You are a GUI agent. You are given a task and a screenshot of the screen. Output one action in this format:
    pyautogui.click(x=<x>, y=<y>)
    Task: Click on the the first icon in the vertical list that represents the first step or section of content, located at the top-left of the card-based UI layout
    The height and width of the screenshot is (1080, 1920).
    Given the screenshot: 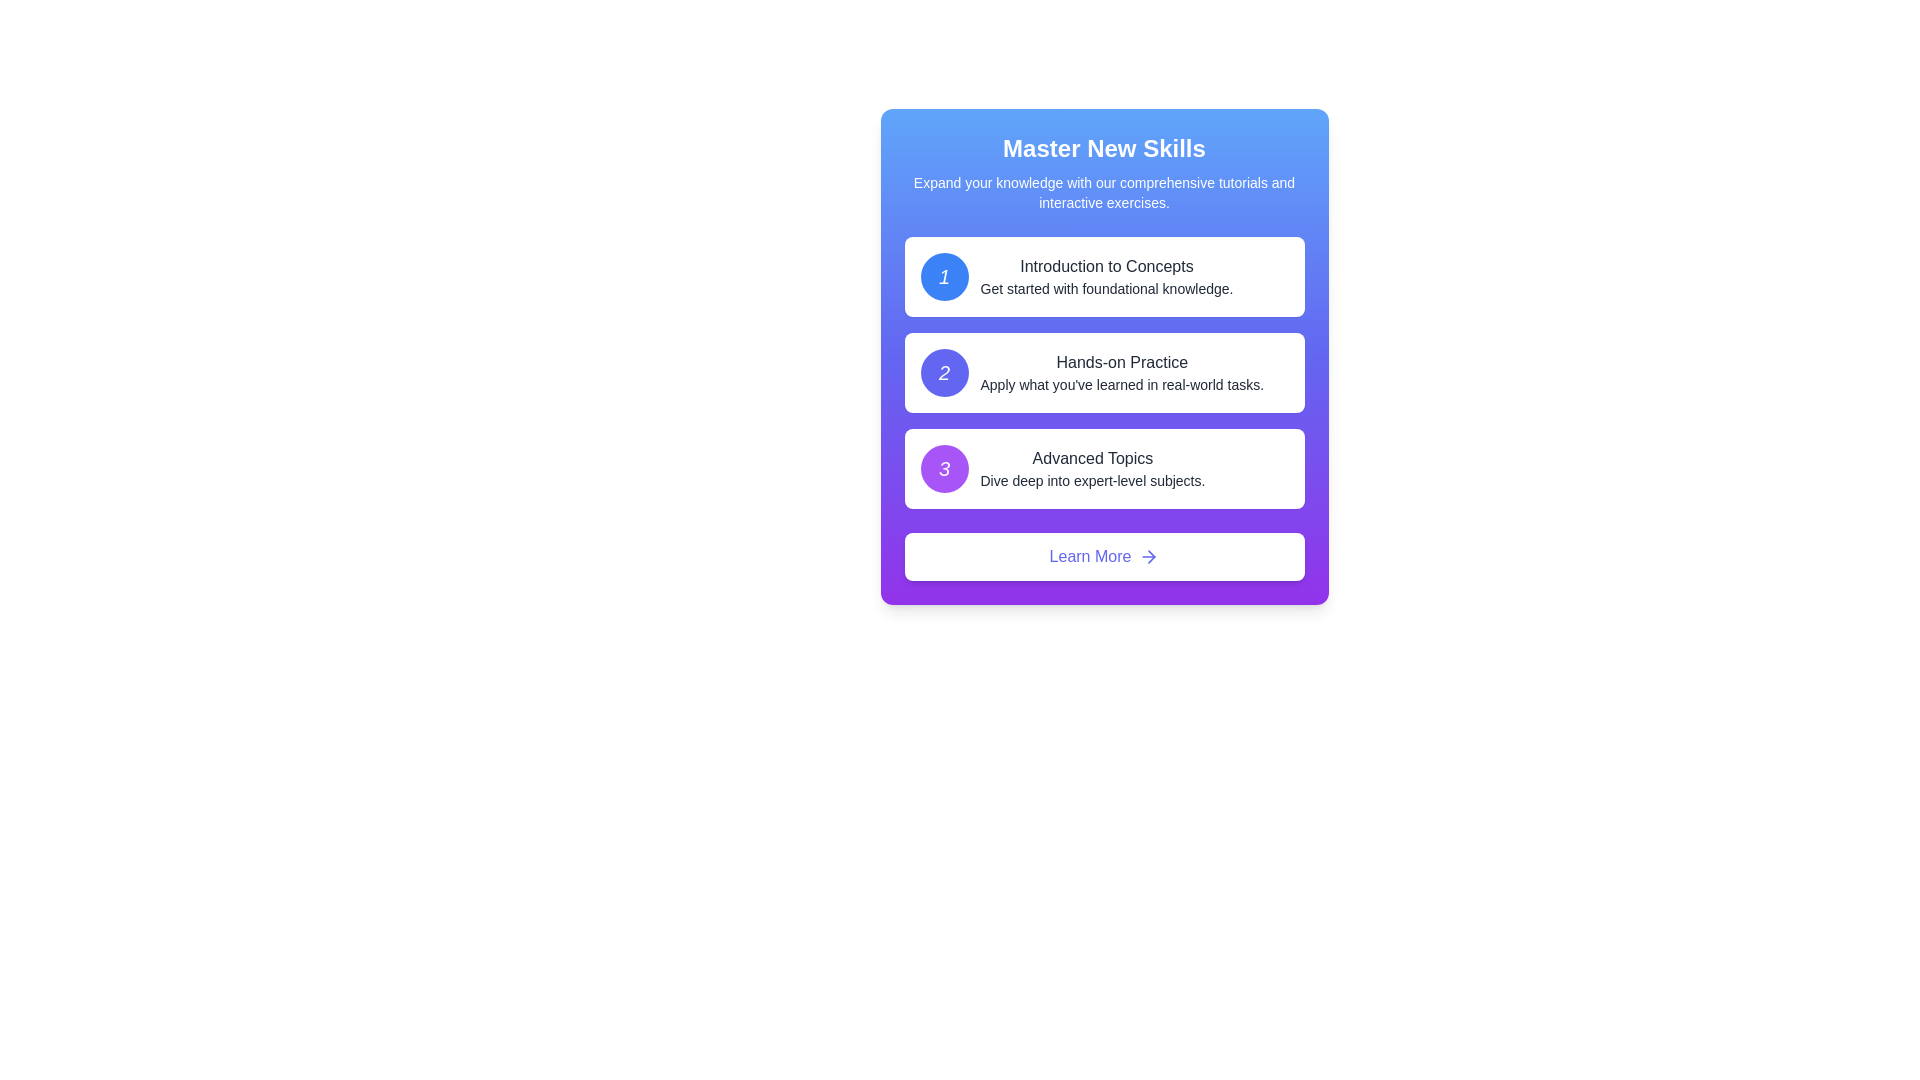 What is the action you would take?
    pyautogui.click(x=943, y=277)
    